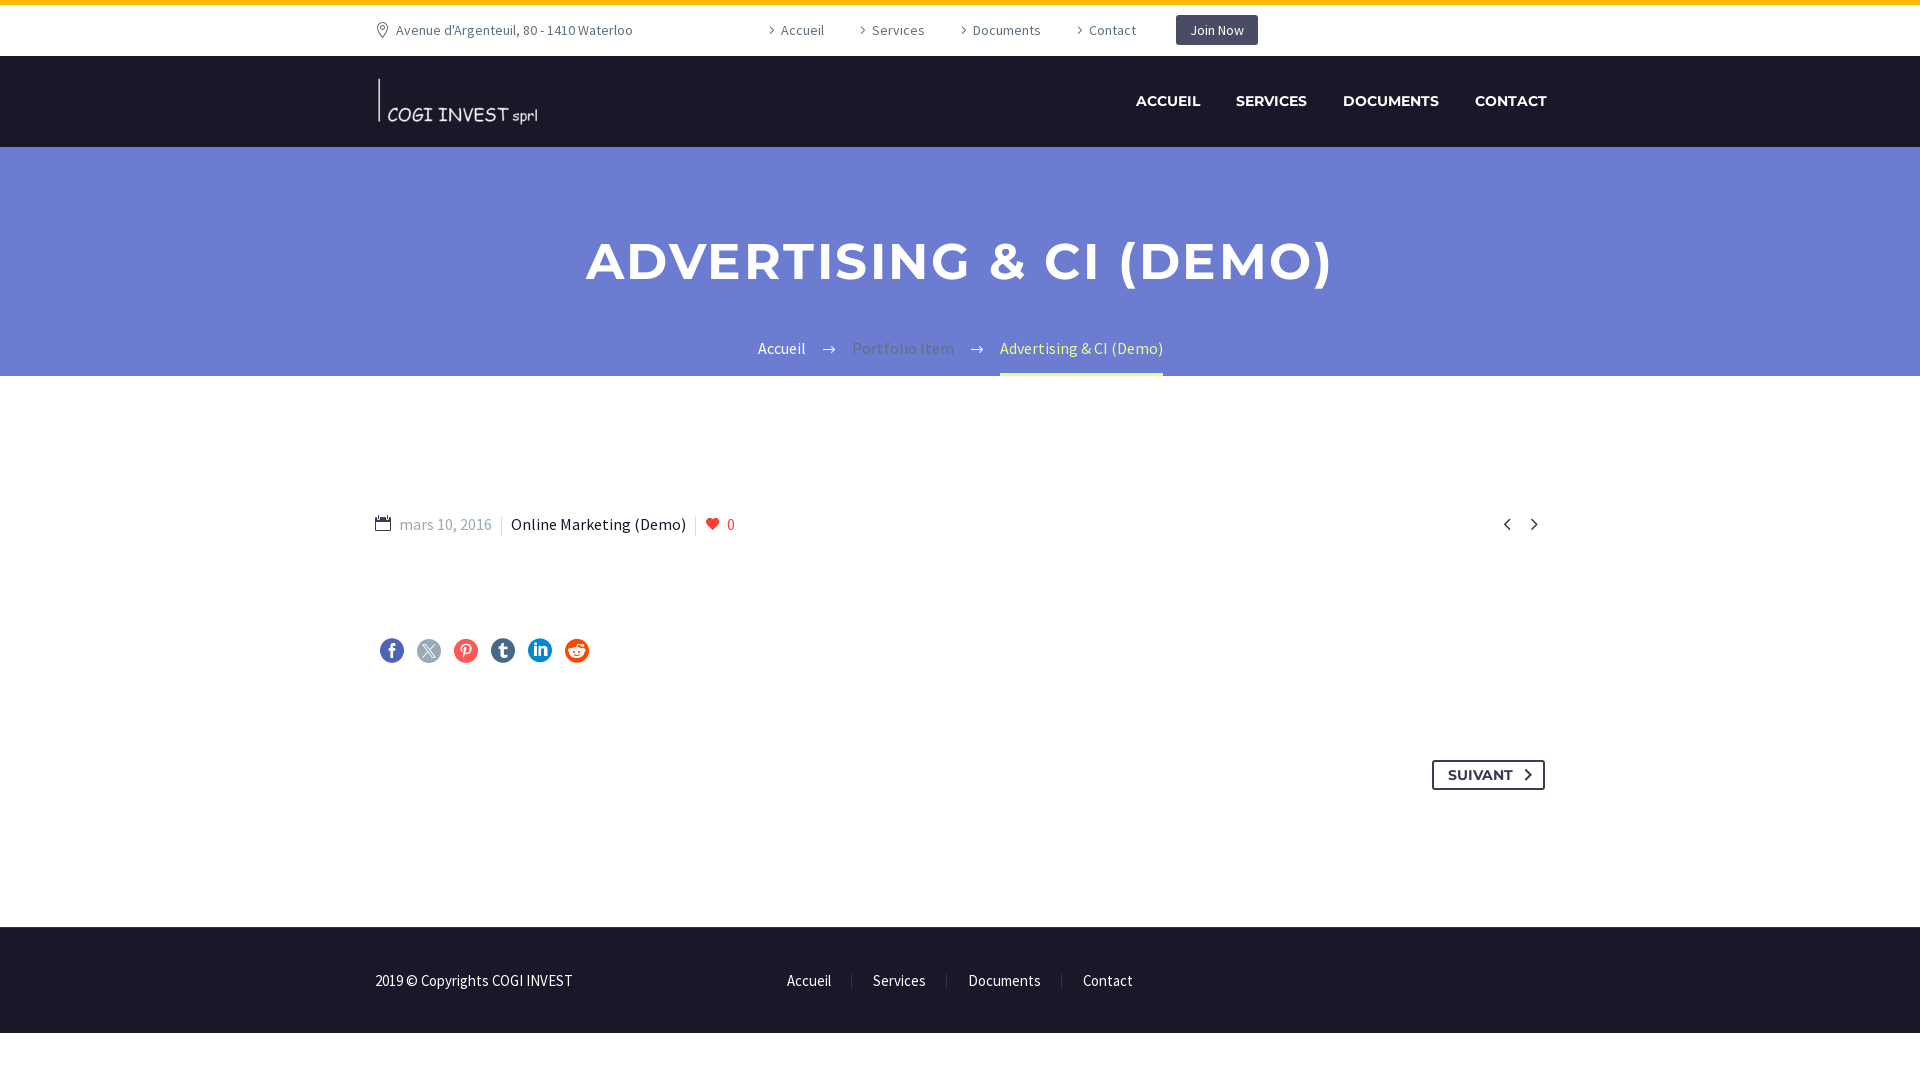  I want to click on 'Services', so click(888, 30).